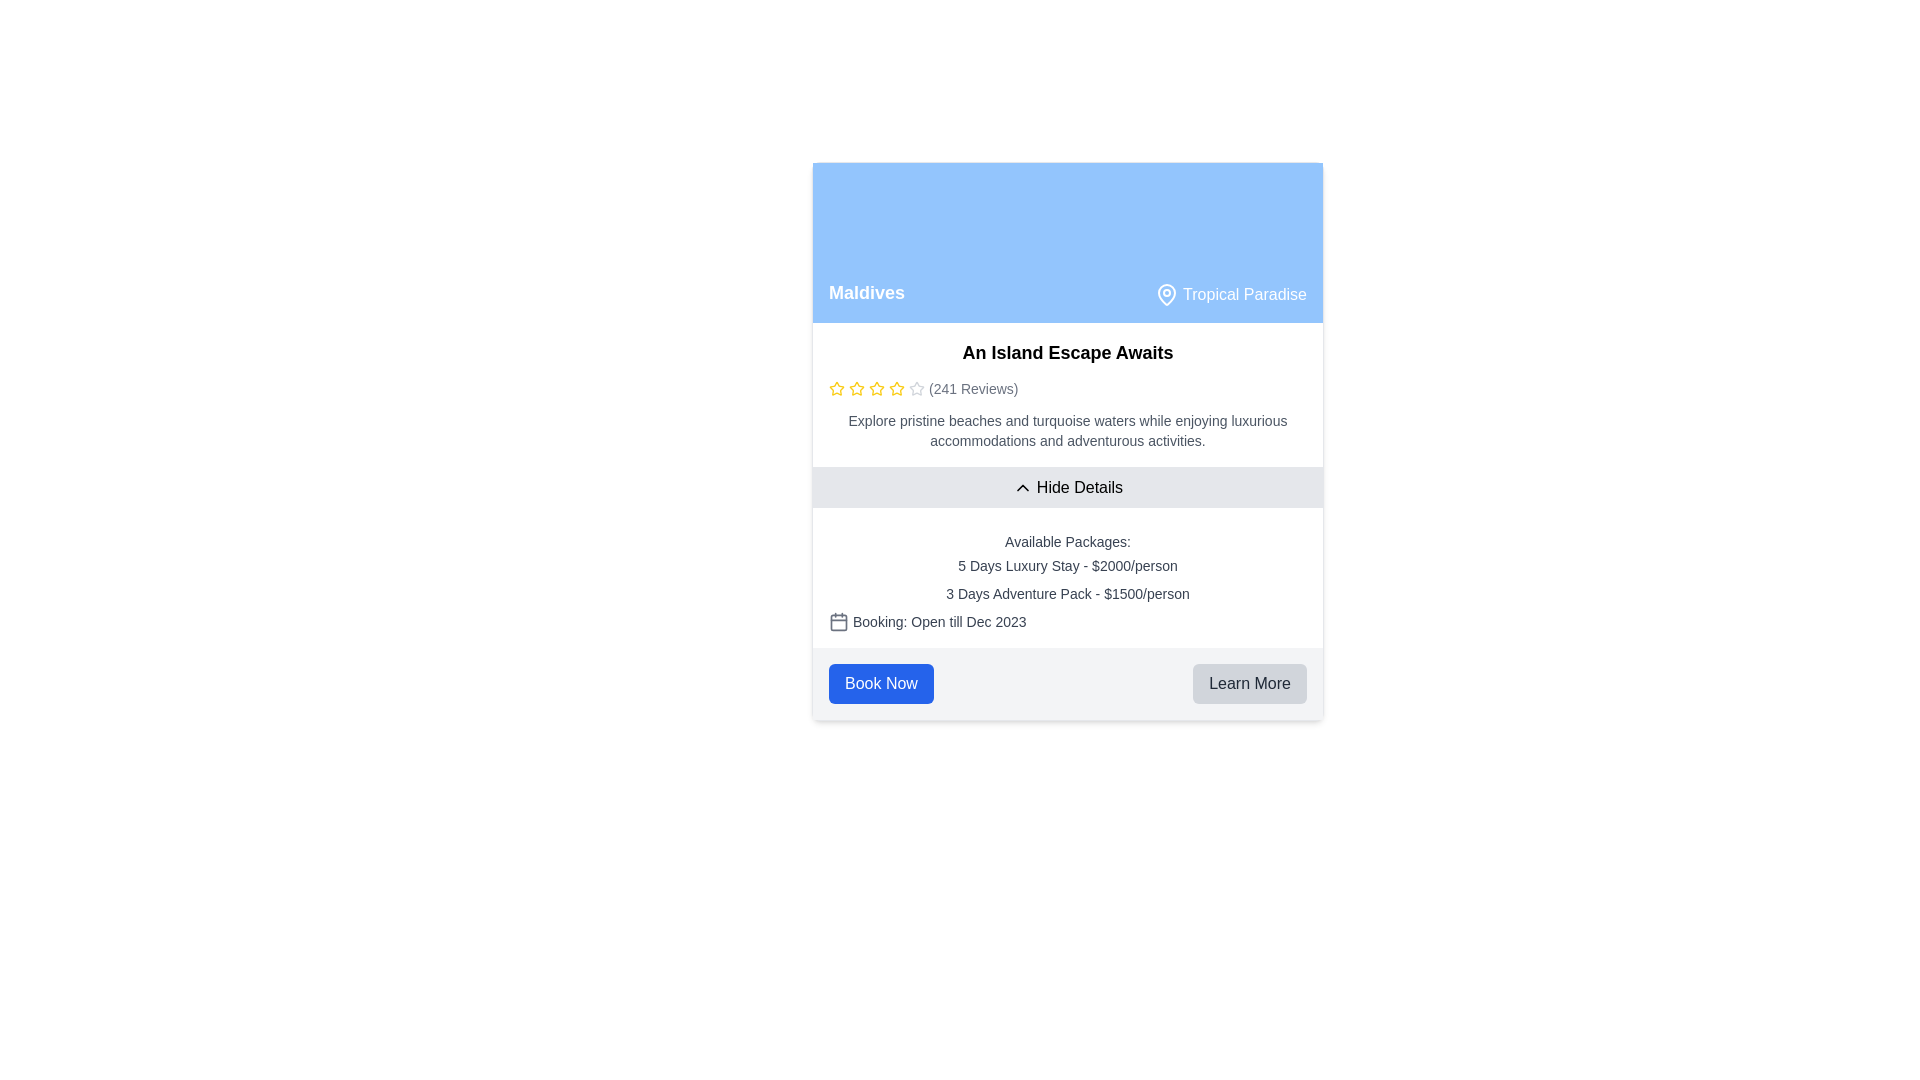 Image resolution: width=1920 pixels, height=1080 pixels. What do you see at coordinates (839, 620) in the screenshot?
I see `the rectangular region with rounded corners embedded within the calendar icon, which is located to the left of the text 'Booking: Open till Dec 2023'` at bounding box center [839, 620].